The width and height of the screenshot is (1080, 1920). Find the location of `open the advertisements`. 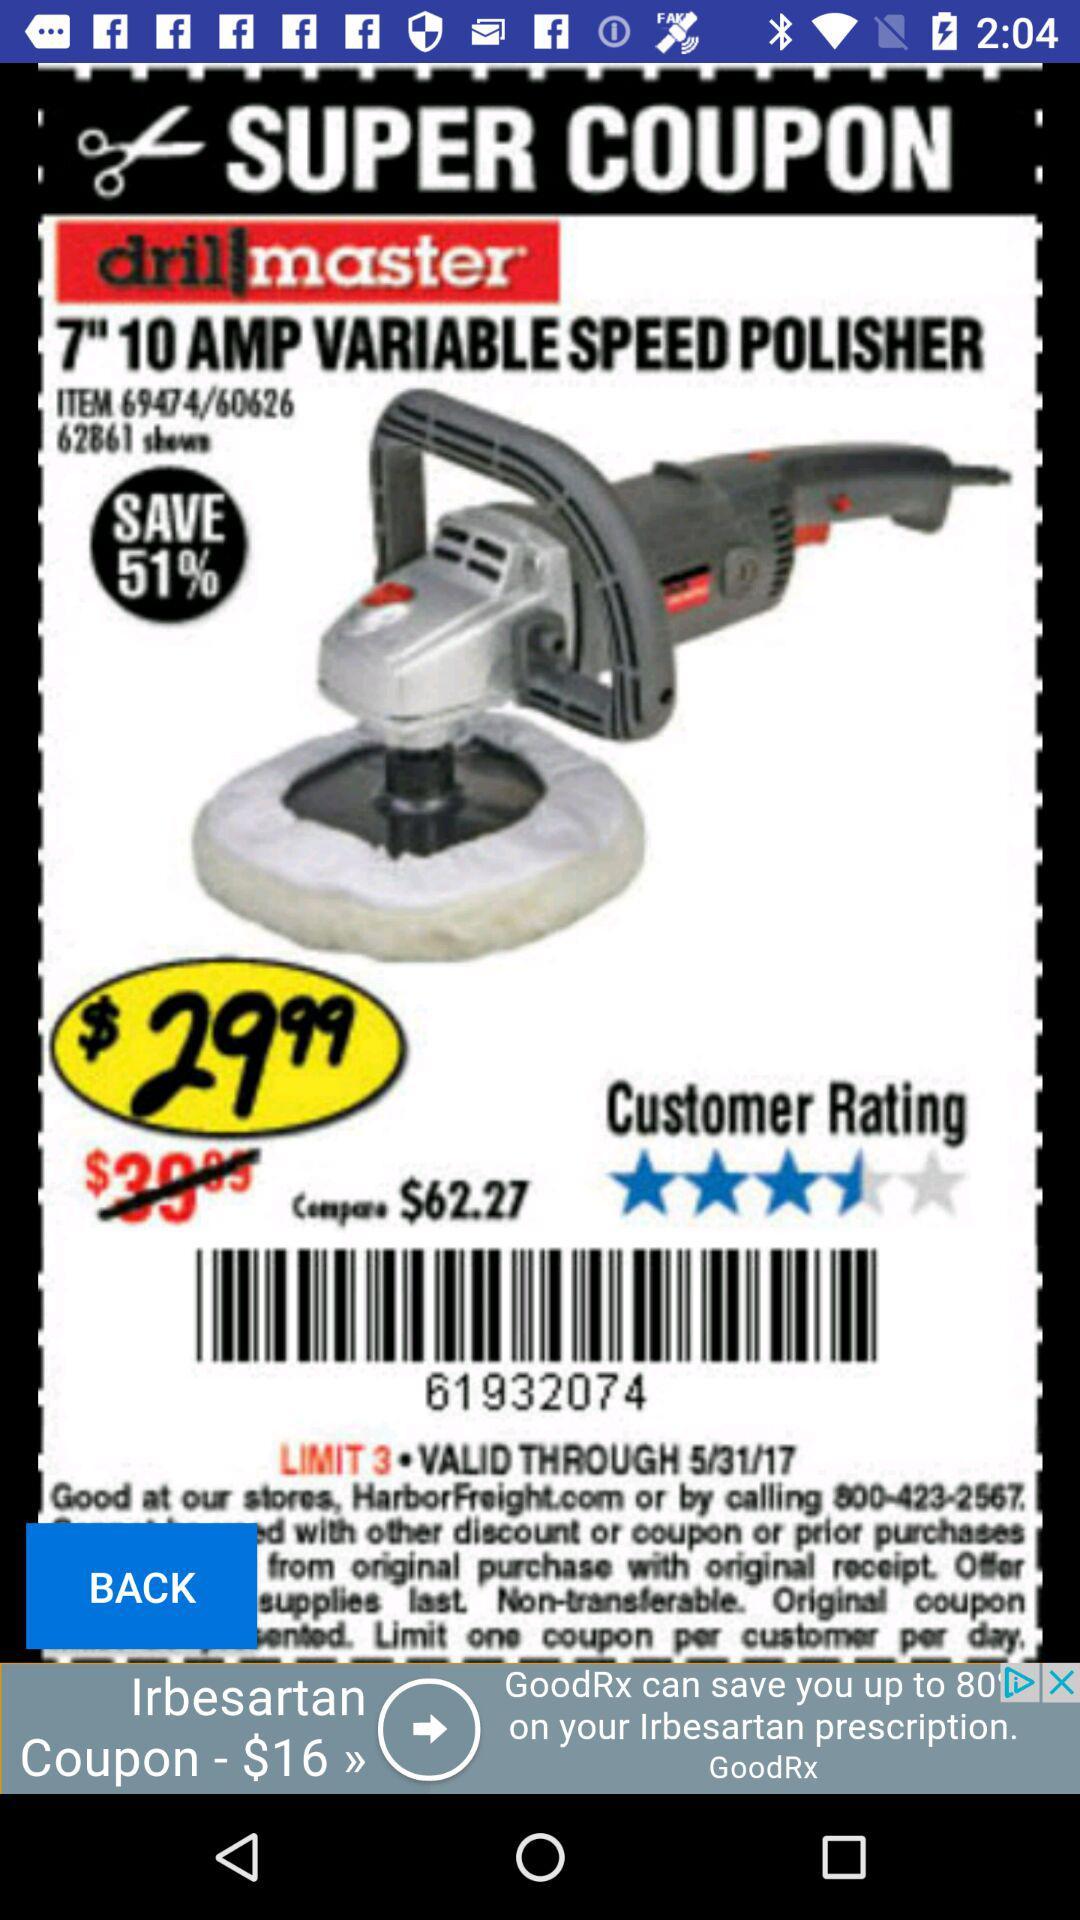

open the advertisements is located at coordinates (540, 1727).